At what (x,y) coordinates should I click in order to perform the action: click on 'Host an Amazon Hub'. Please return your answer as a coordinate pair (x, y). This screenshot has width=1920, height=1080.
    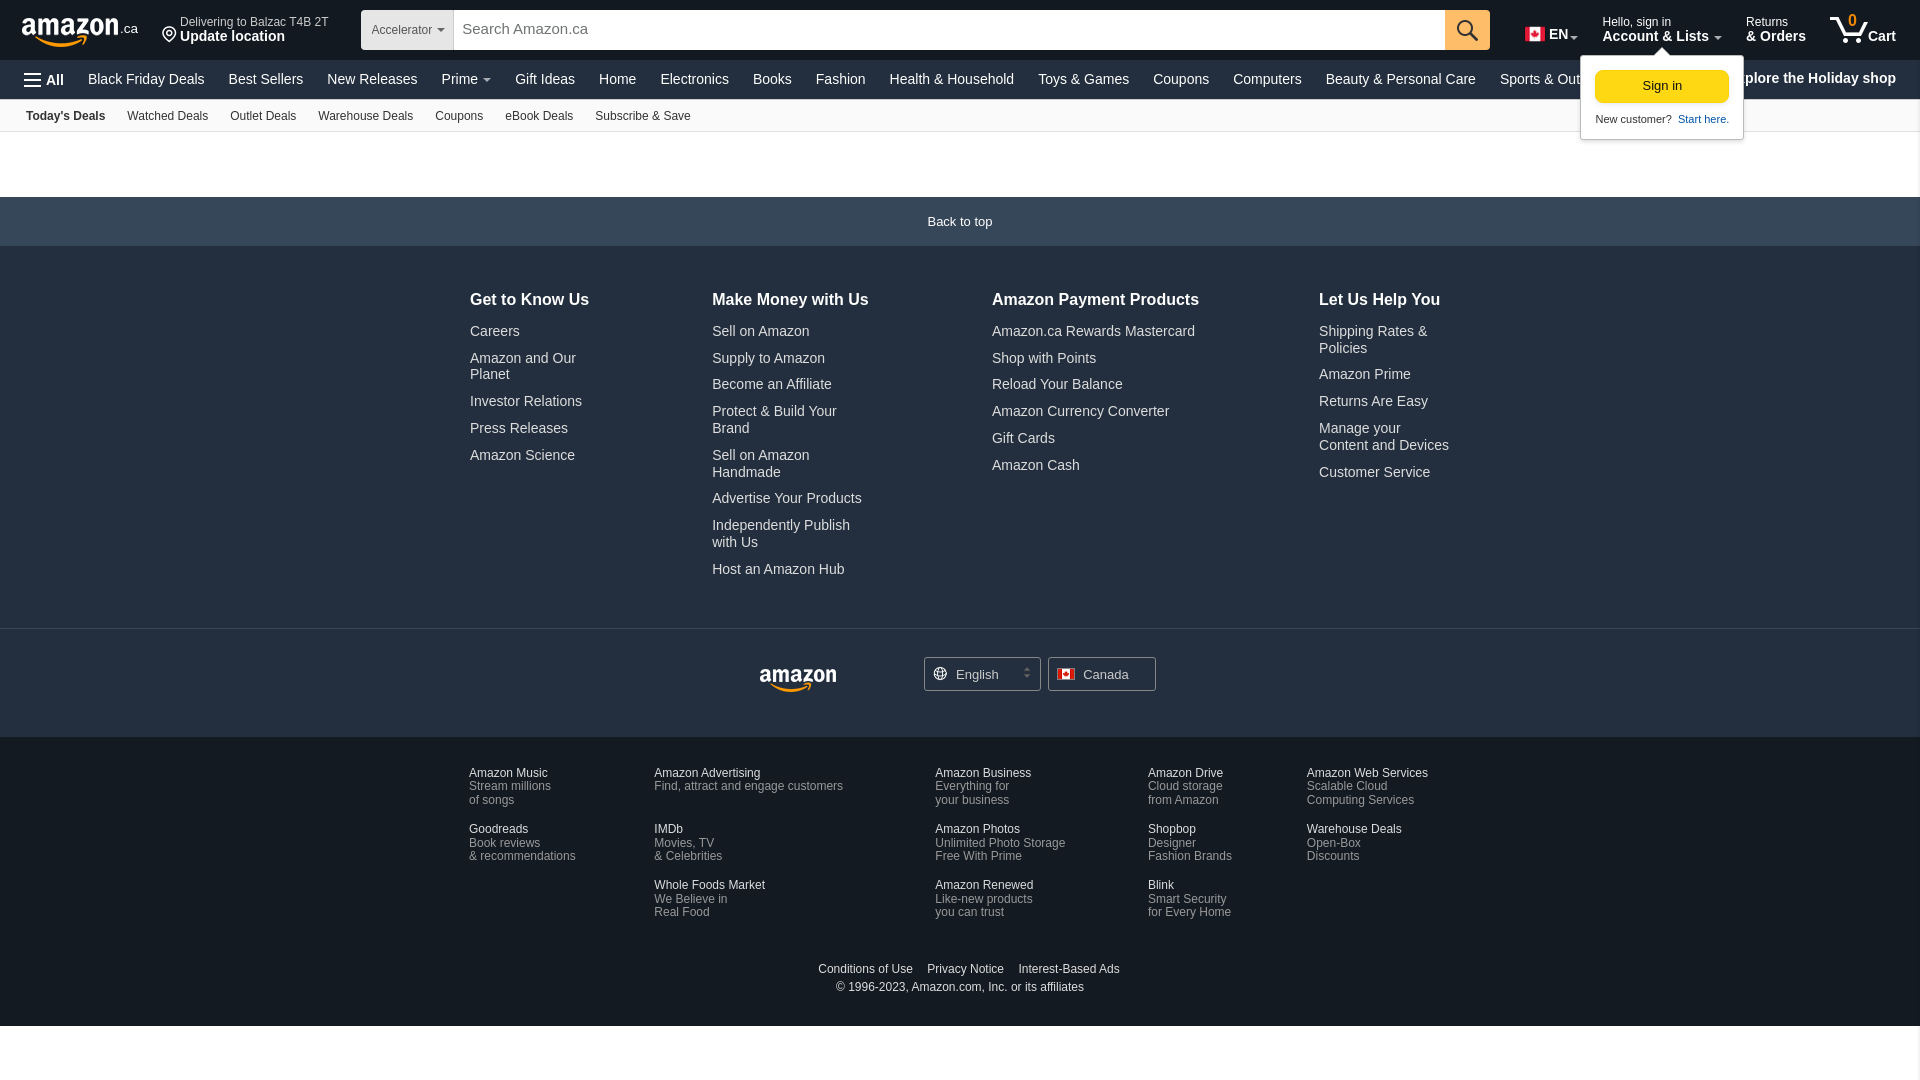
    Looking at the image, I should click on (776, 569).